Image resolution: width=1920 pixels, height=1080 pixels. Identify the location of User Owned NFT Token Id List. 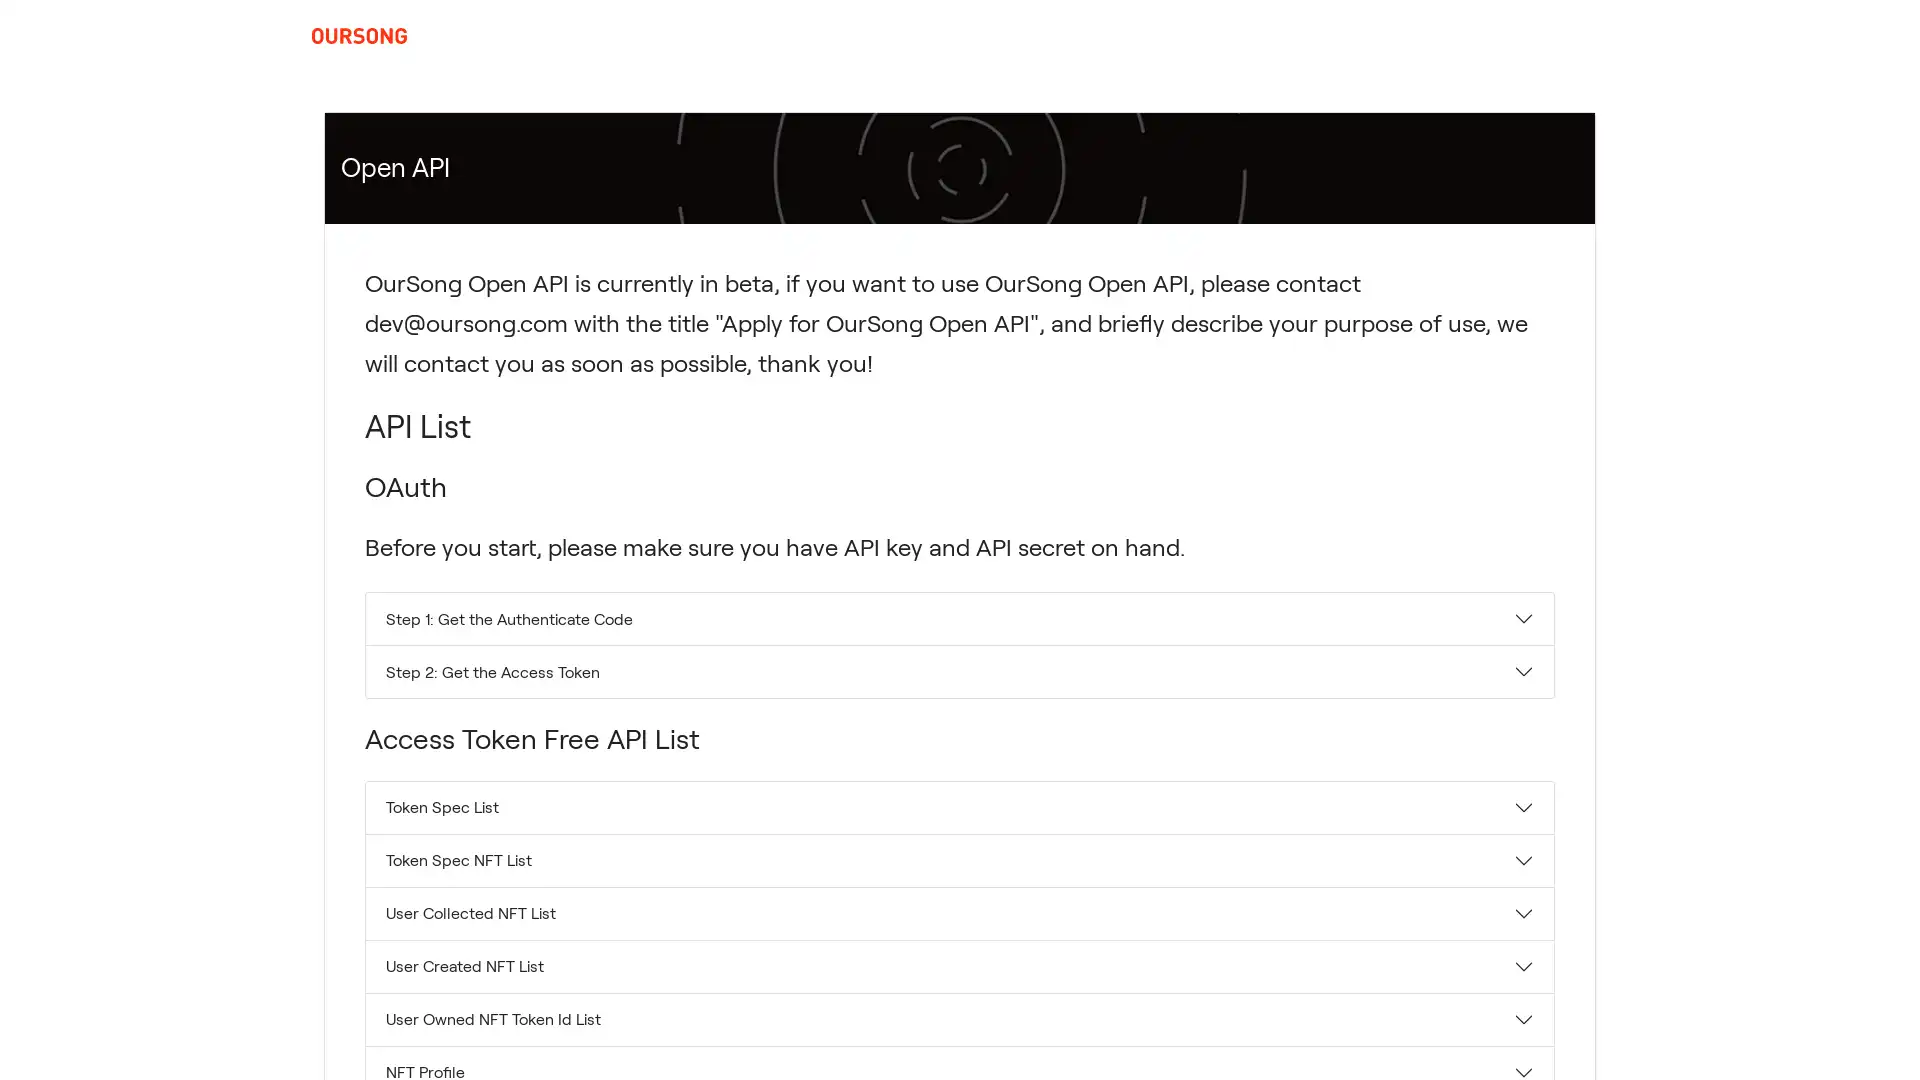
(960, 1018).